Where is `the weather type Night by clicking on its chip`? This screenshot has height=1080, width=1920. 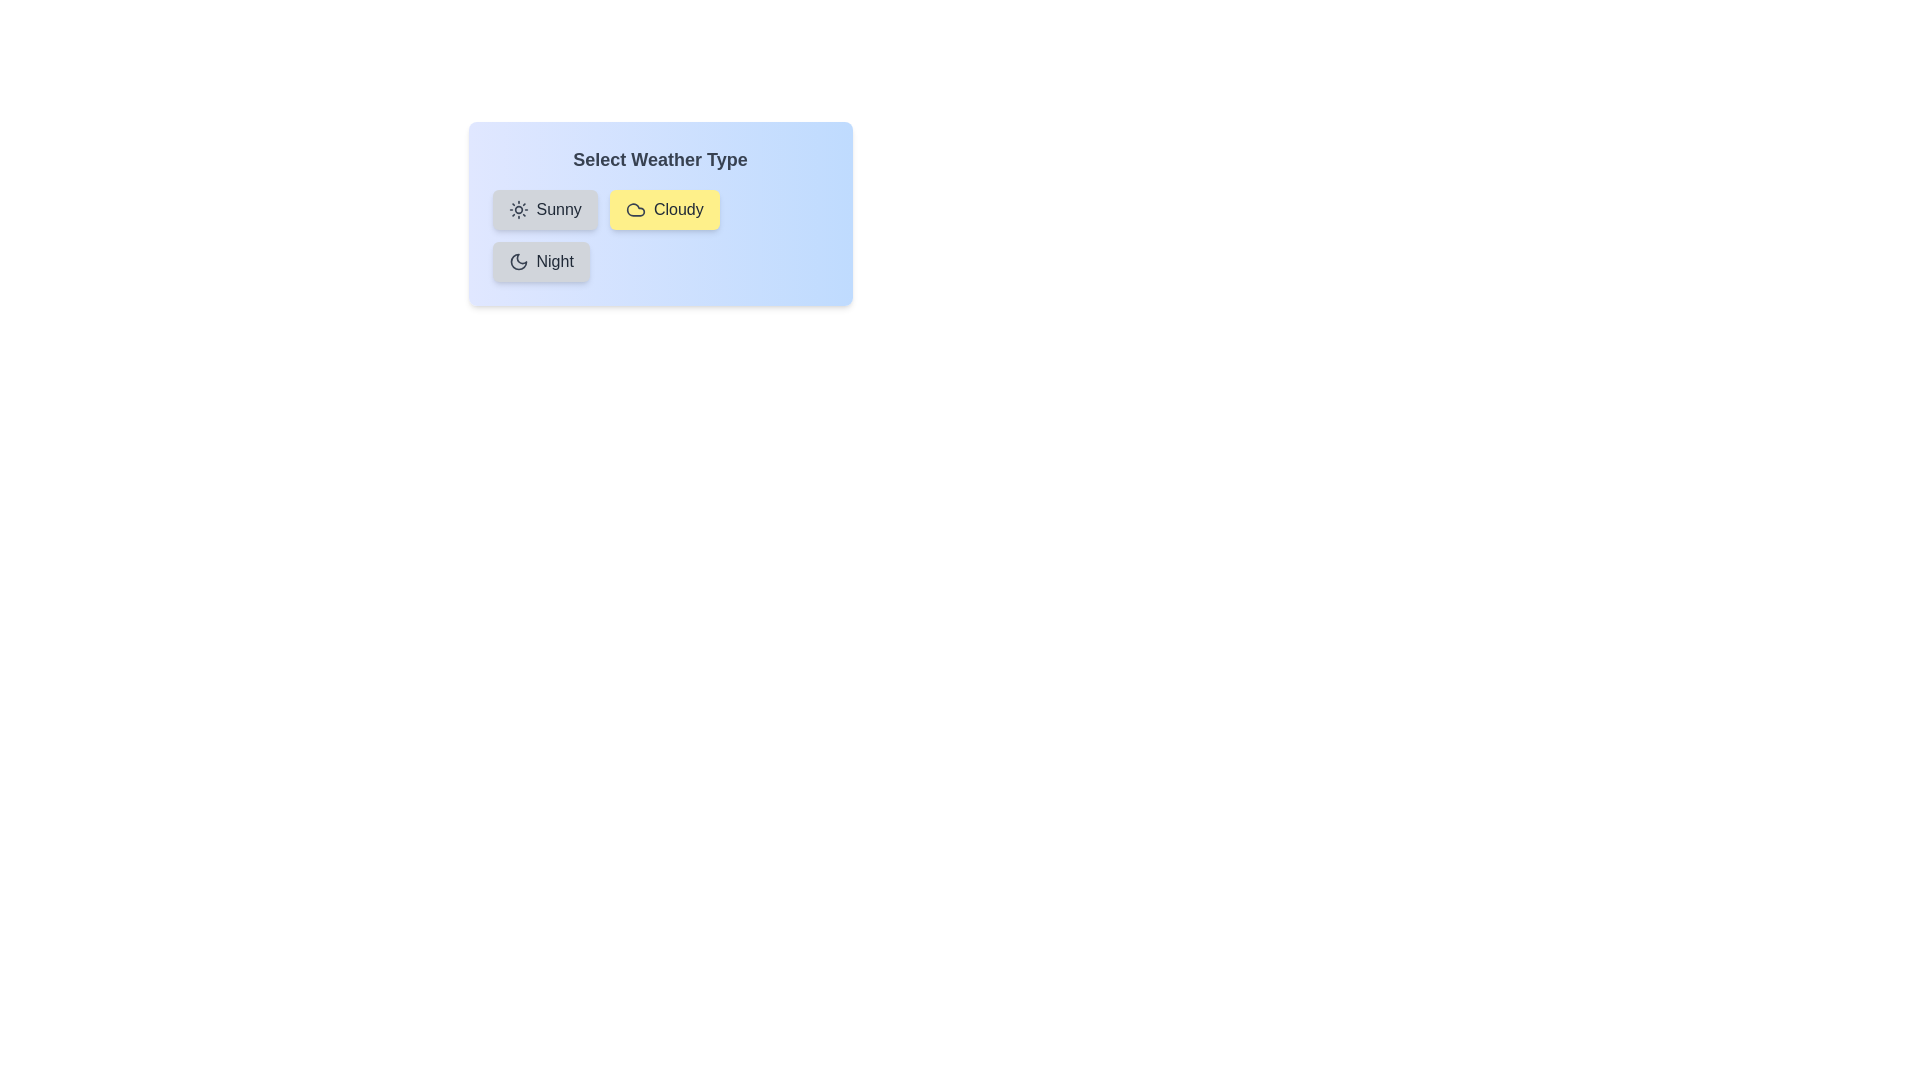
the weather type Night by clicking on its chip is located at coordinates (541, 261).